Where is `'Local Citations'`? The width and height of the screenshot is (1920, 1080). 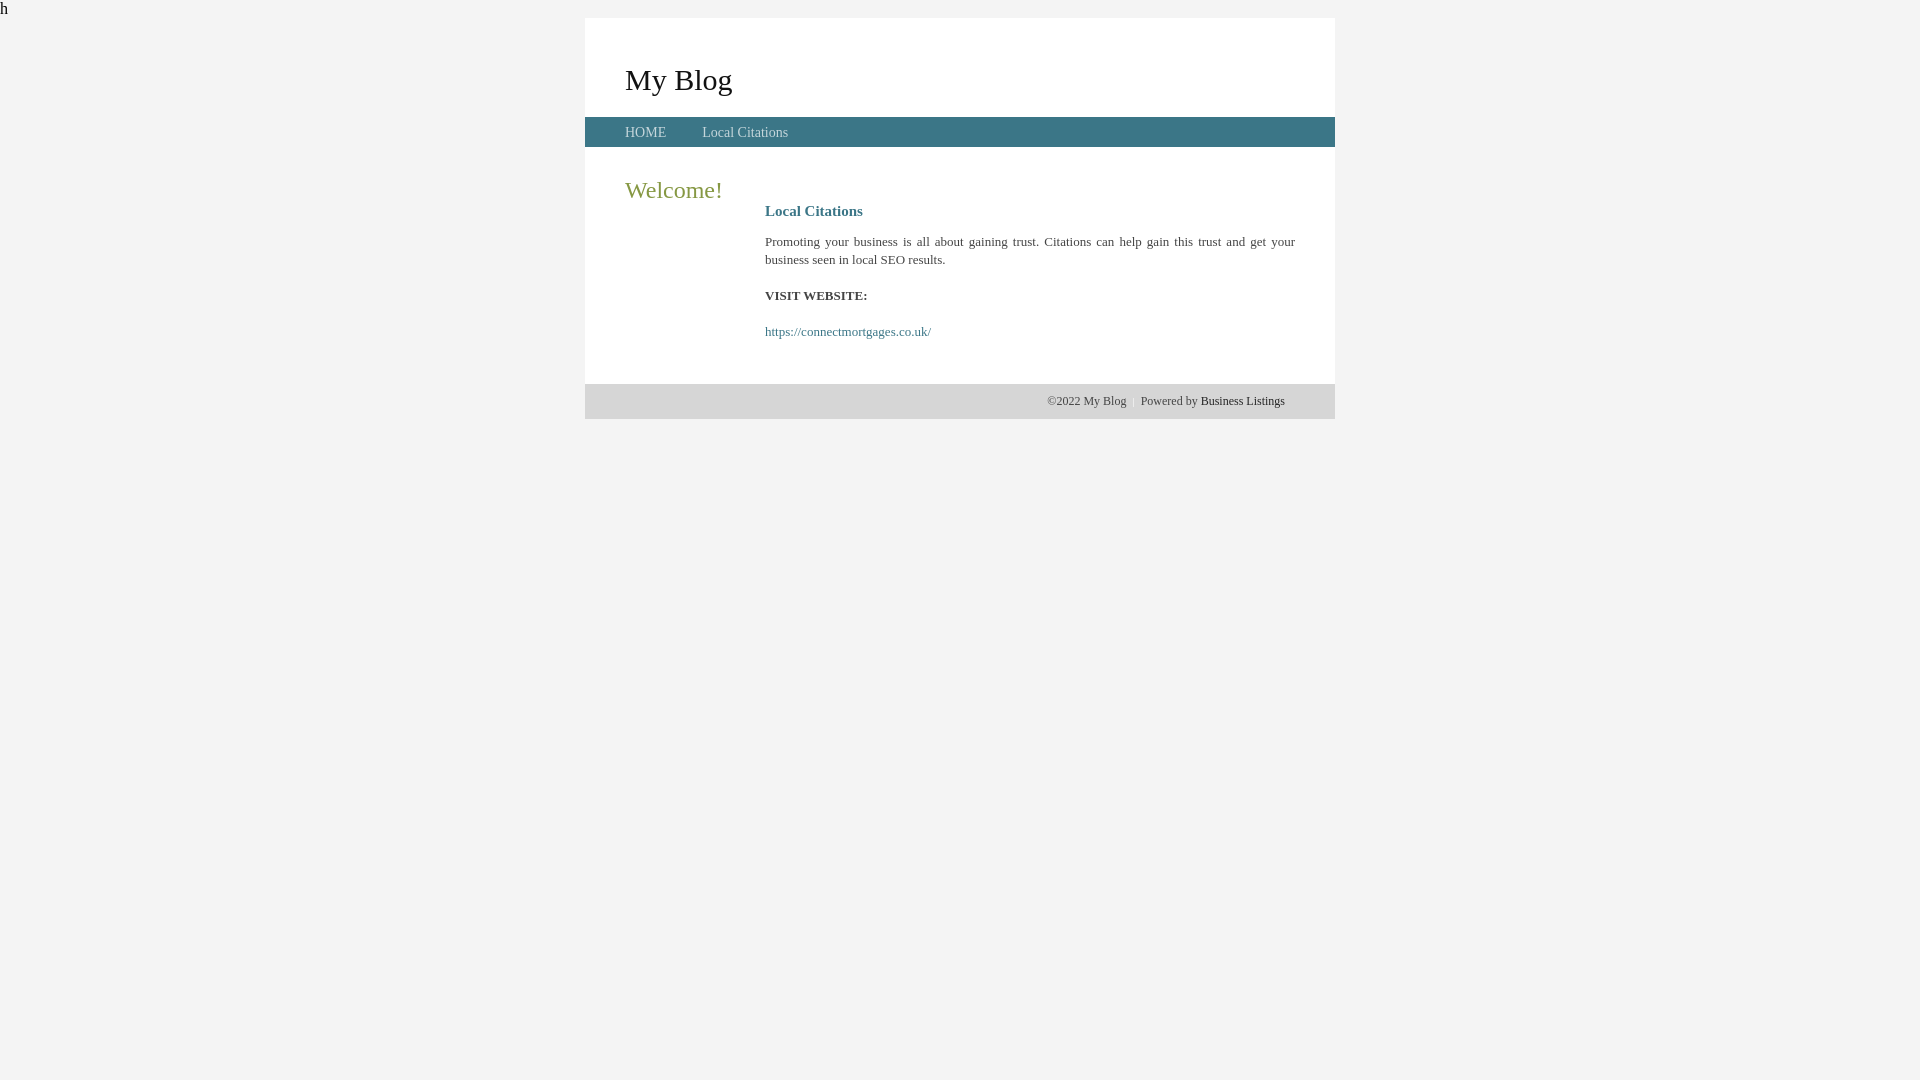
'Local Citations' is located at coordinates (743, 132).